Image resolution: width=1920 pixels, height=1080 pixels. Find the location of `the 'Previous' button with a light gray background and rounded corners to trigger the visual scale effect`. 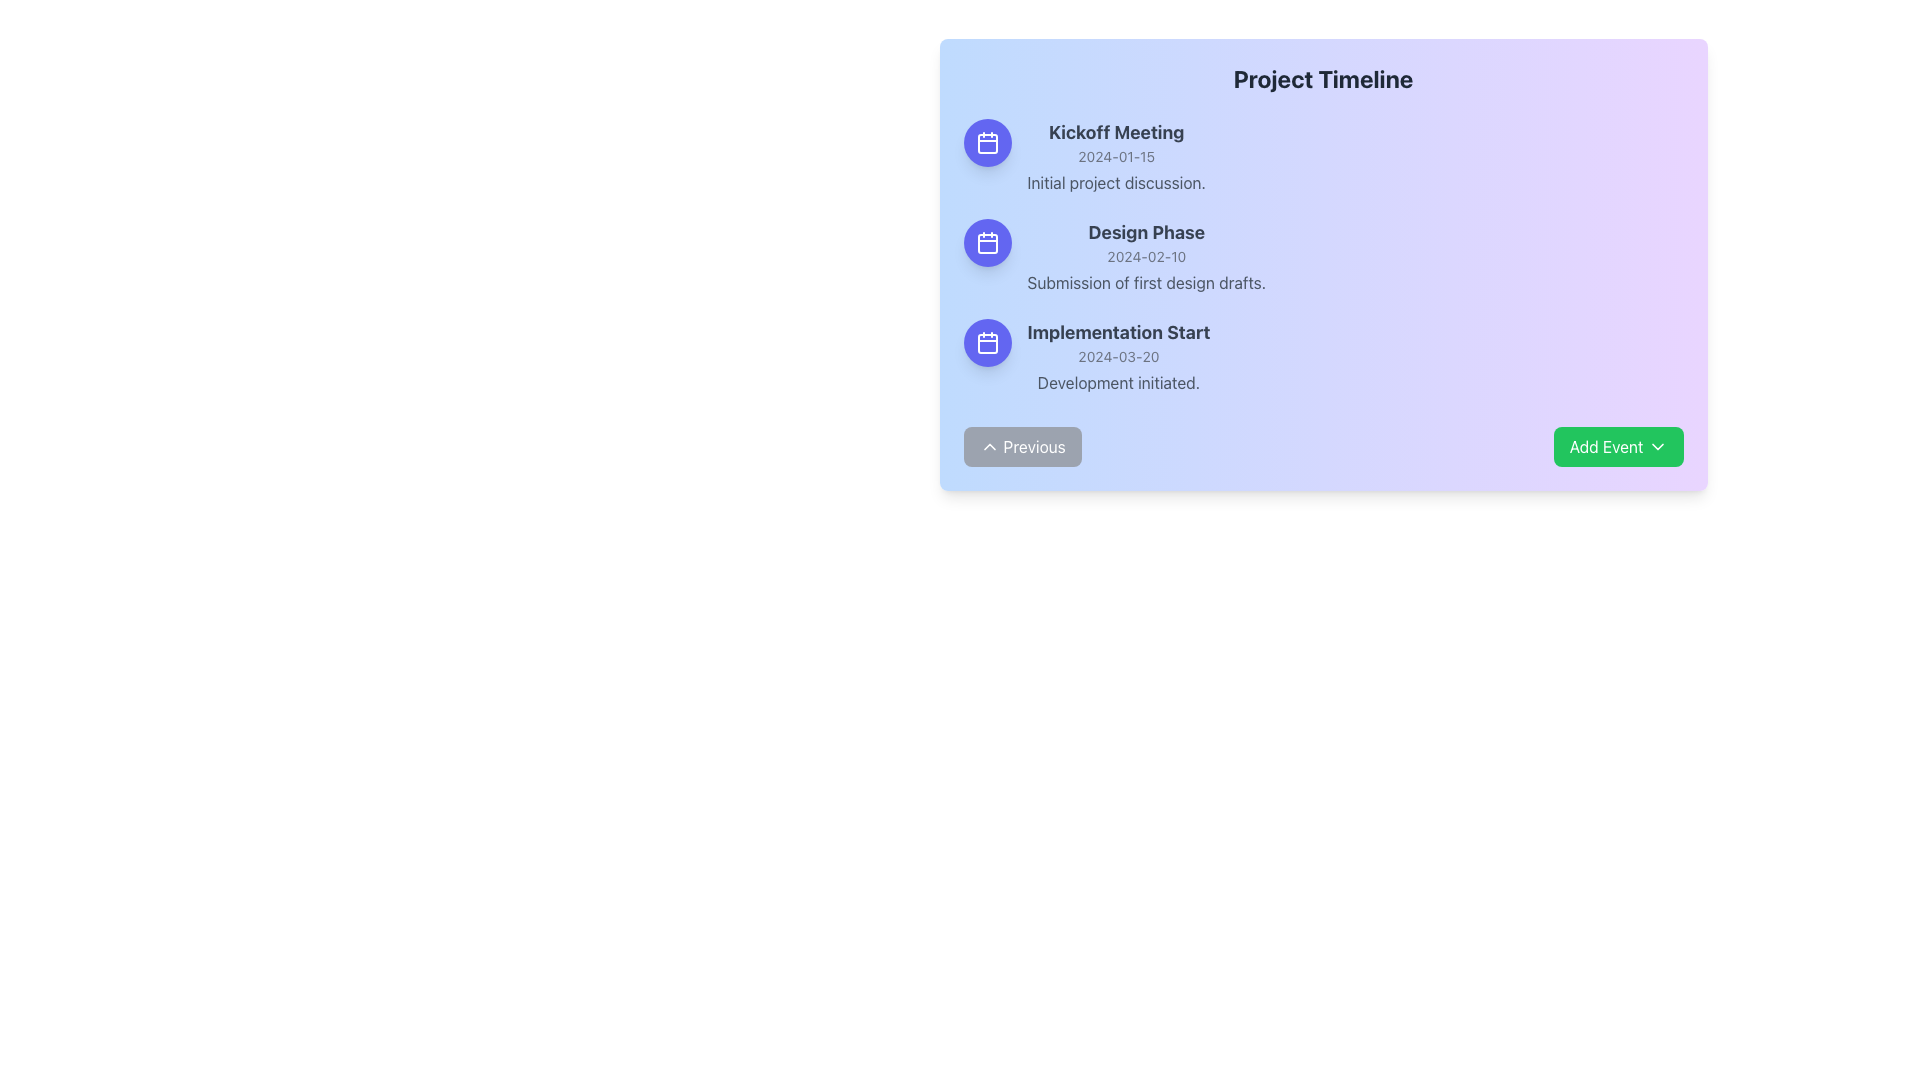

the 'Previous' button with a light gray background and rounded corners to trigger the visual scale effect is located at coordinates (1022, 446).